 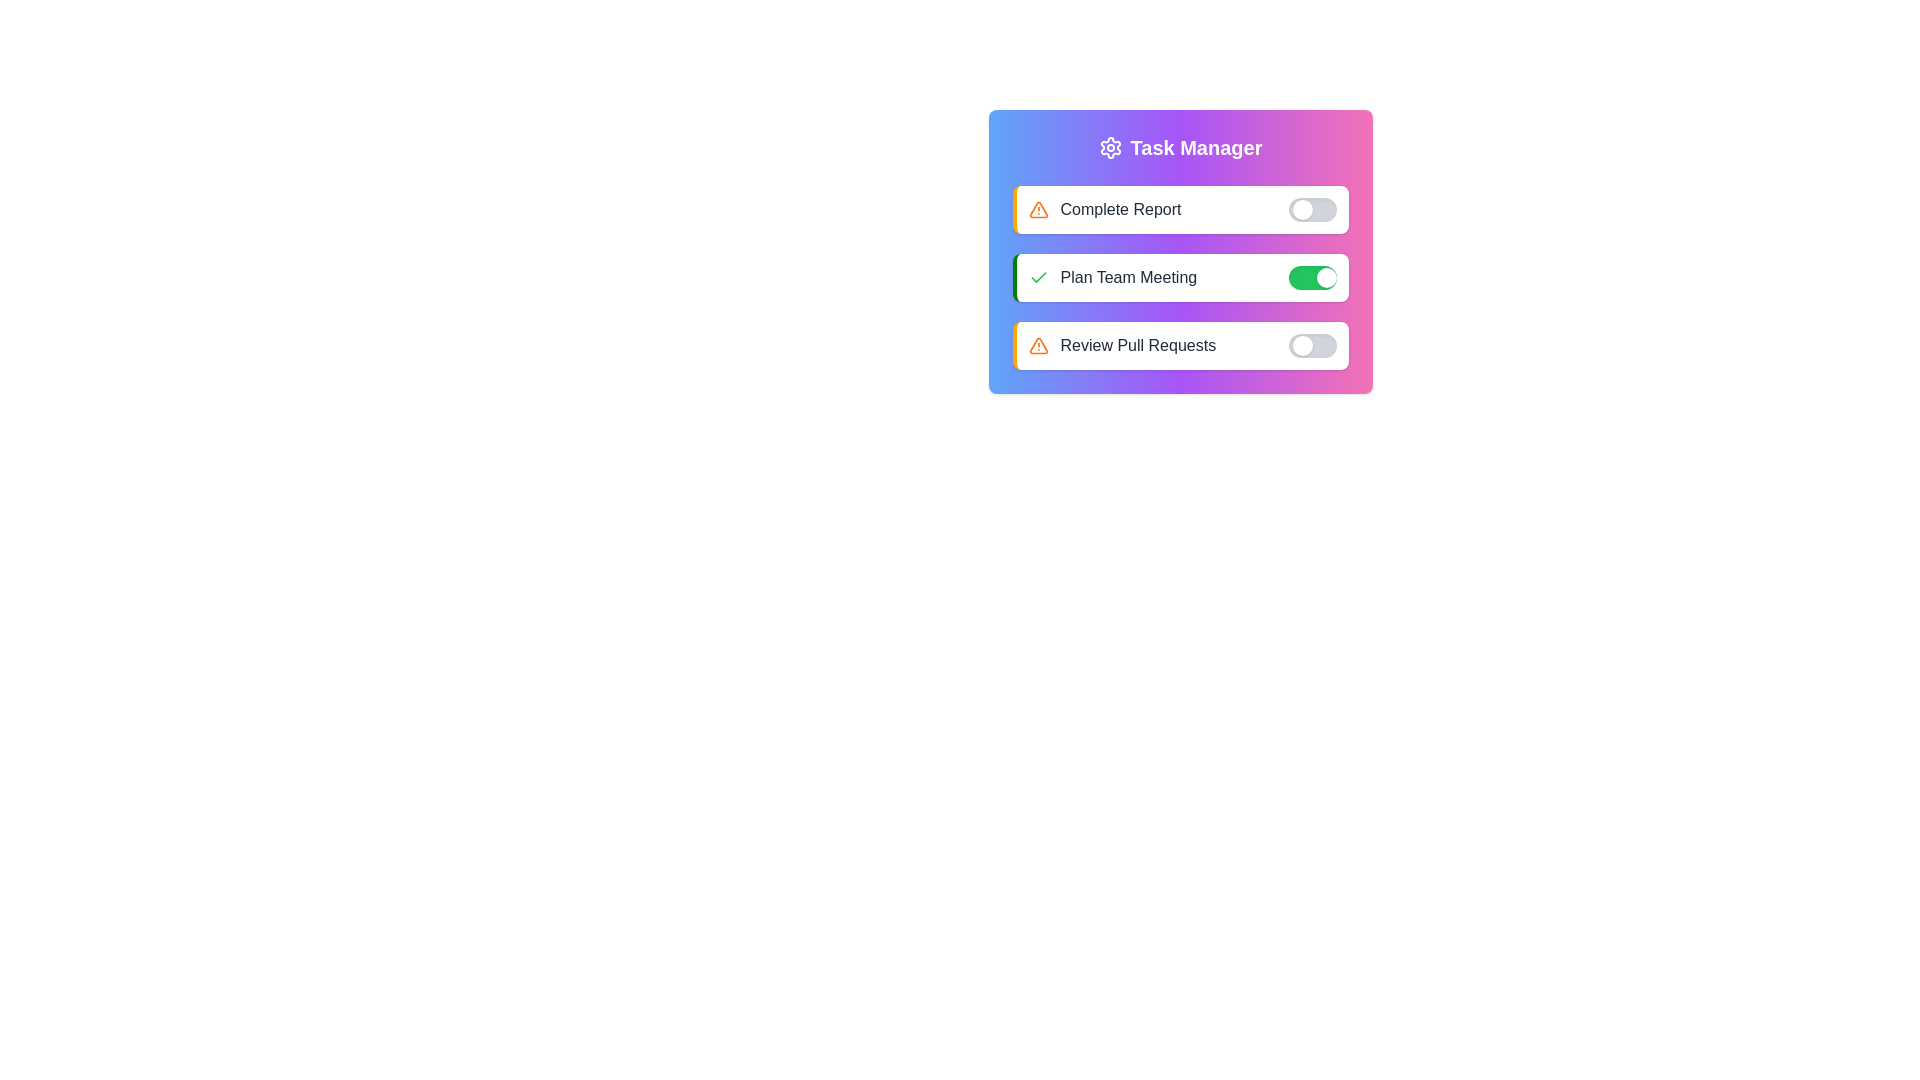 I want to click on the settings icon in the Task Manager header, so click(x=1109, y=146).